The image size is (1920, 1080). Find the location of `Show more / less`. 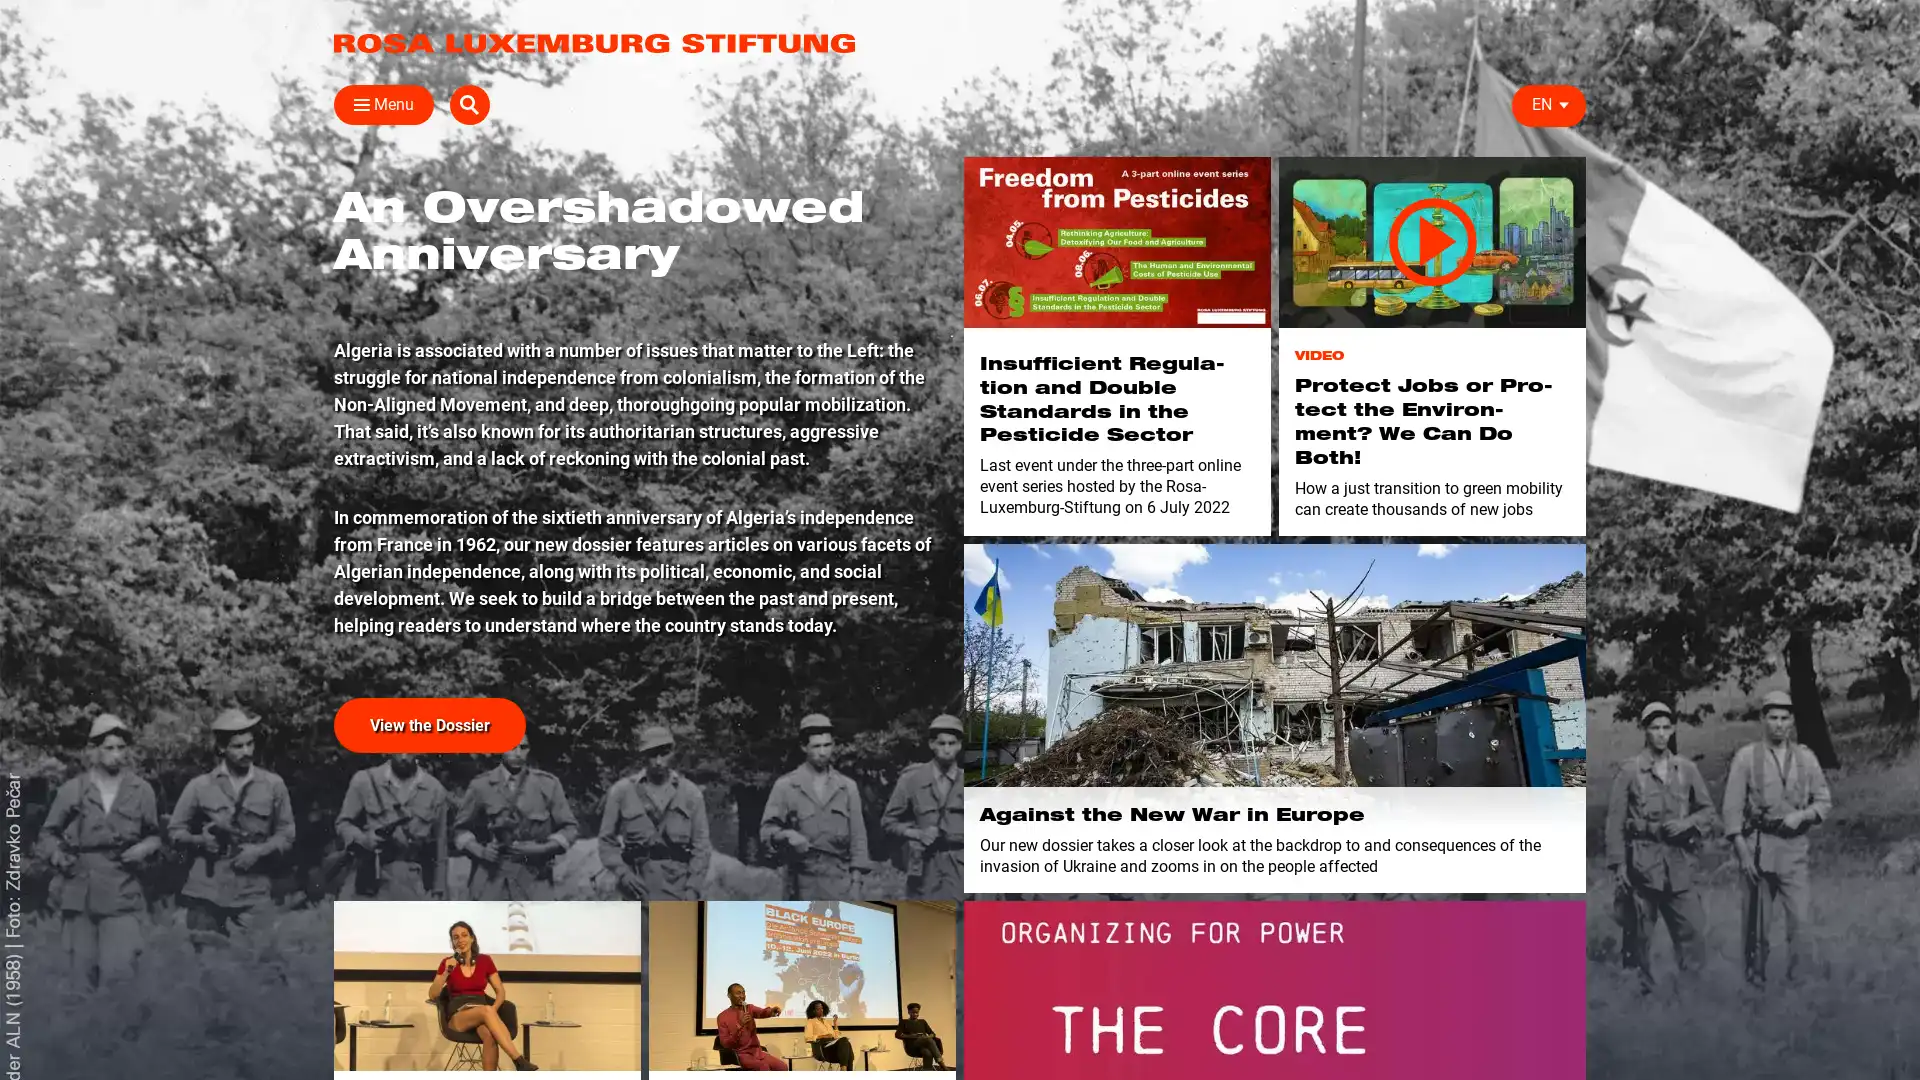

Show more / less is located at coordinates (325, 235).